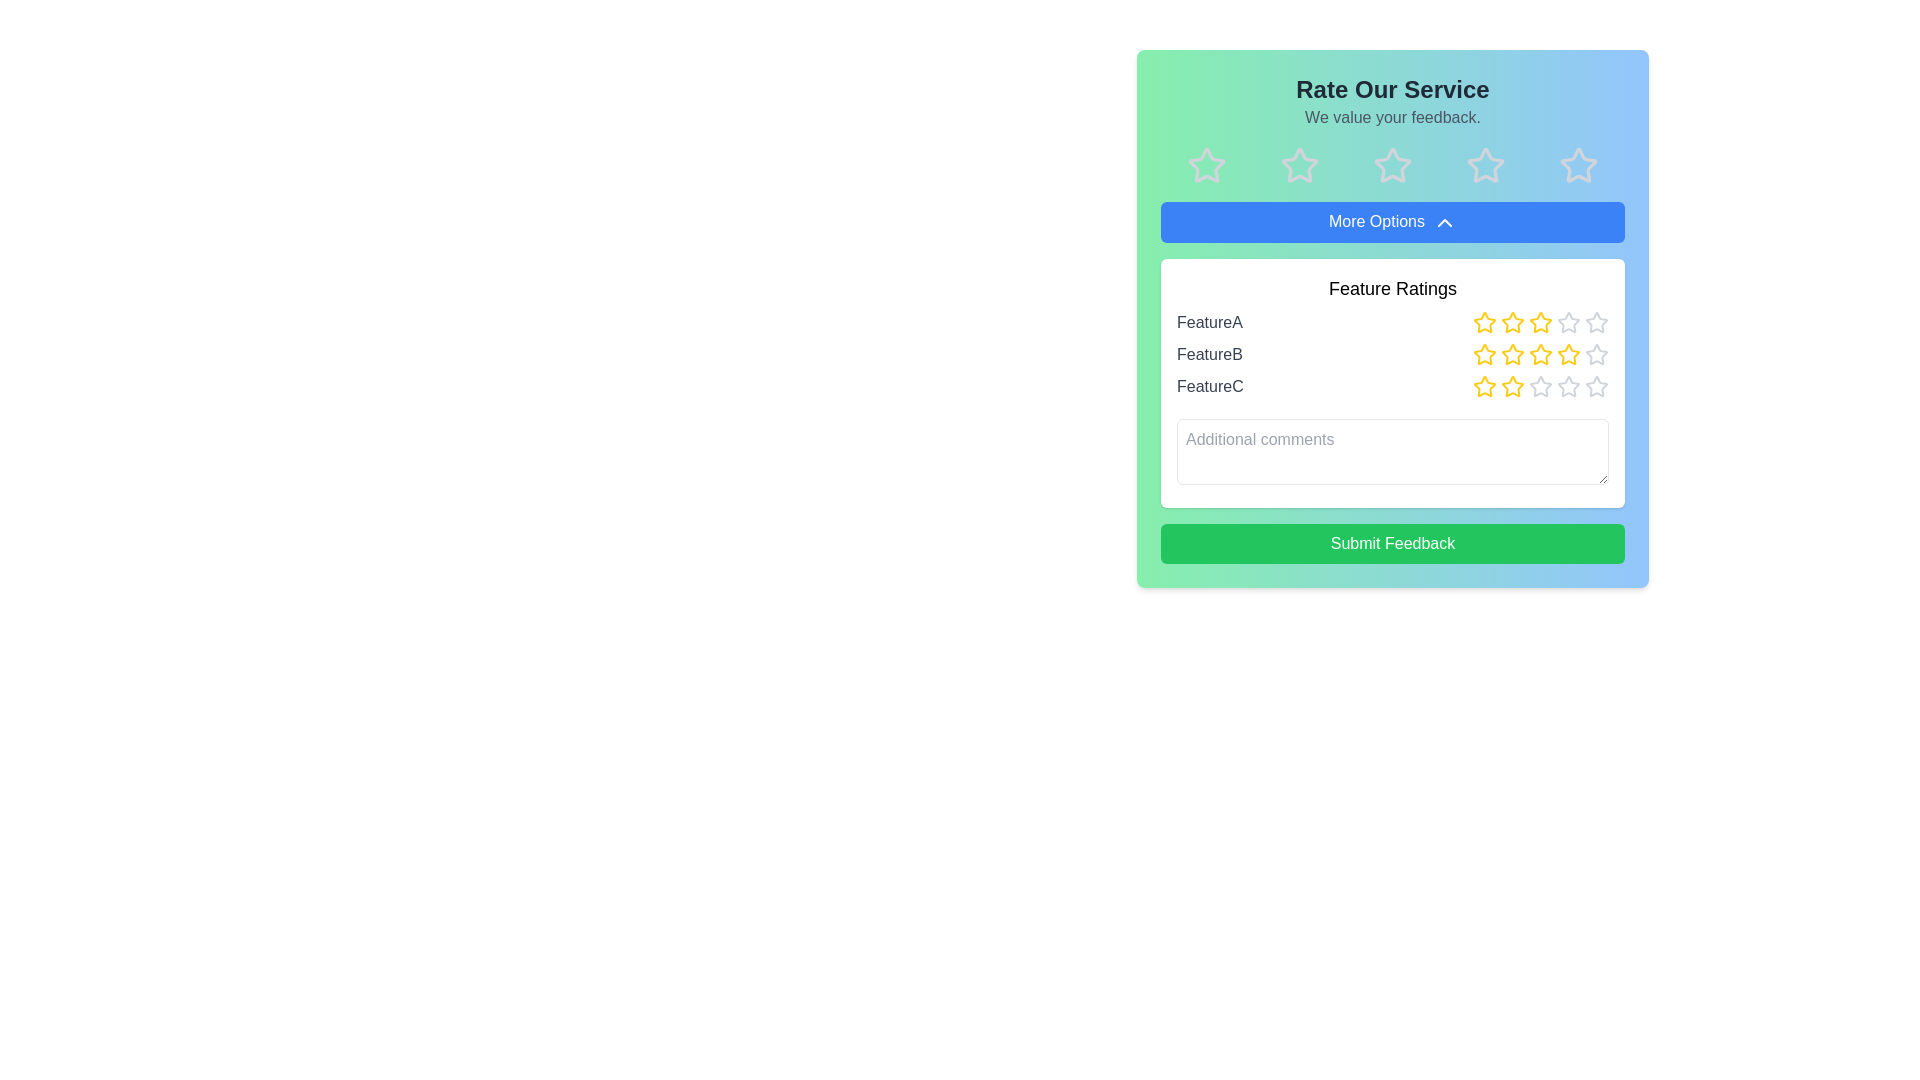 The image size is (1920, 1080). What do you see at coordinates (1512, 385) in the screenshot?
I see `the third star icon in the rating section for 'FeatureC'` at bounding box center [1512, 385].